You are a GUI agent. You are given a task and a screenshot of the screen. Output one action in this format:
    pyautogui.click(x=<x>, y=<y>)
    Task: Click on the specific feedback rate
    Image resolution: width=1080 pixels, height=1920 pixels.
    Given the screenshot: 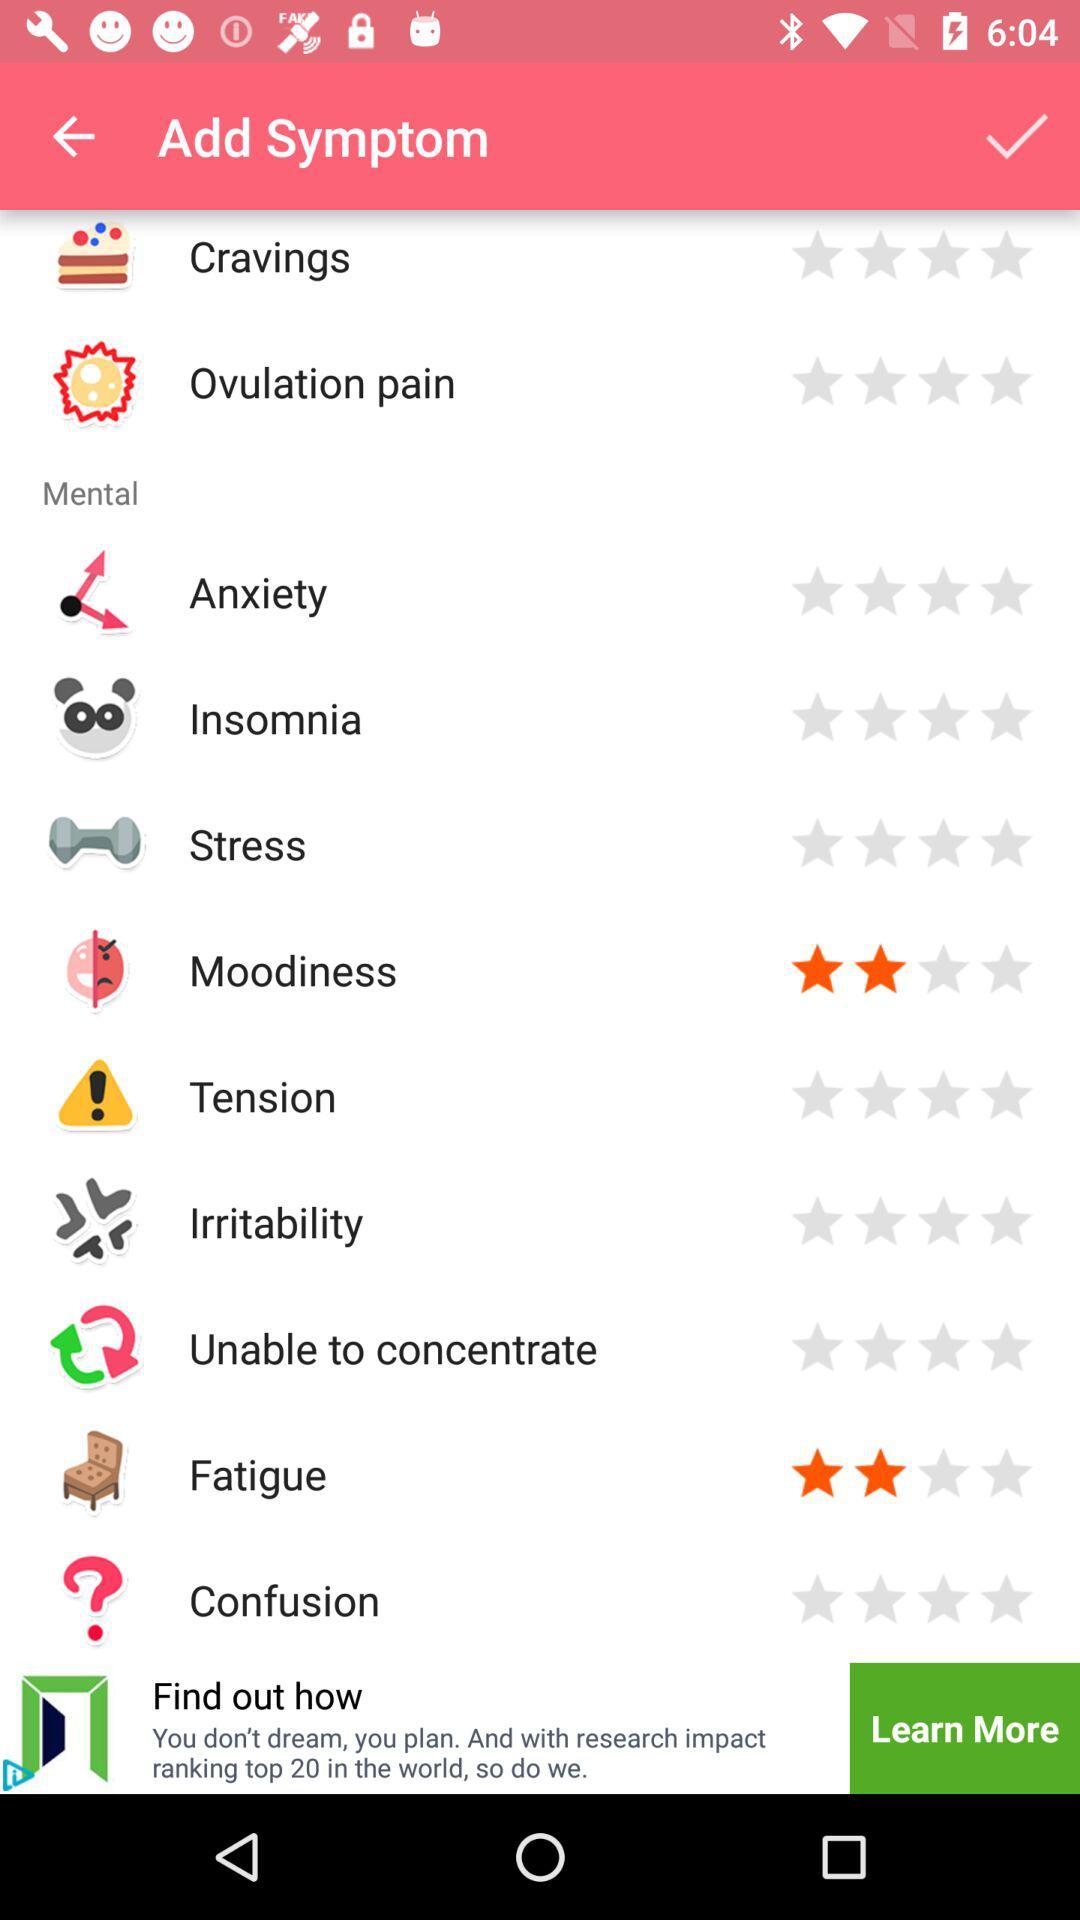 What is the action you would take?
    pyautogui.click(x=879, y=717)
    